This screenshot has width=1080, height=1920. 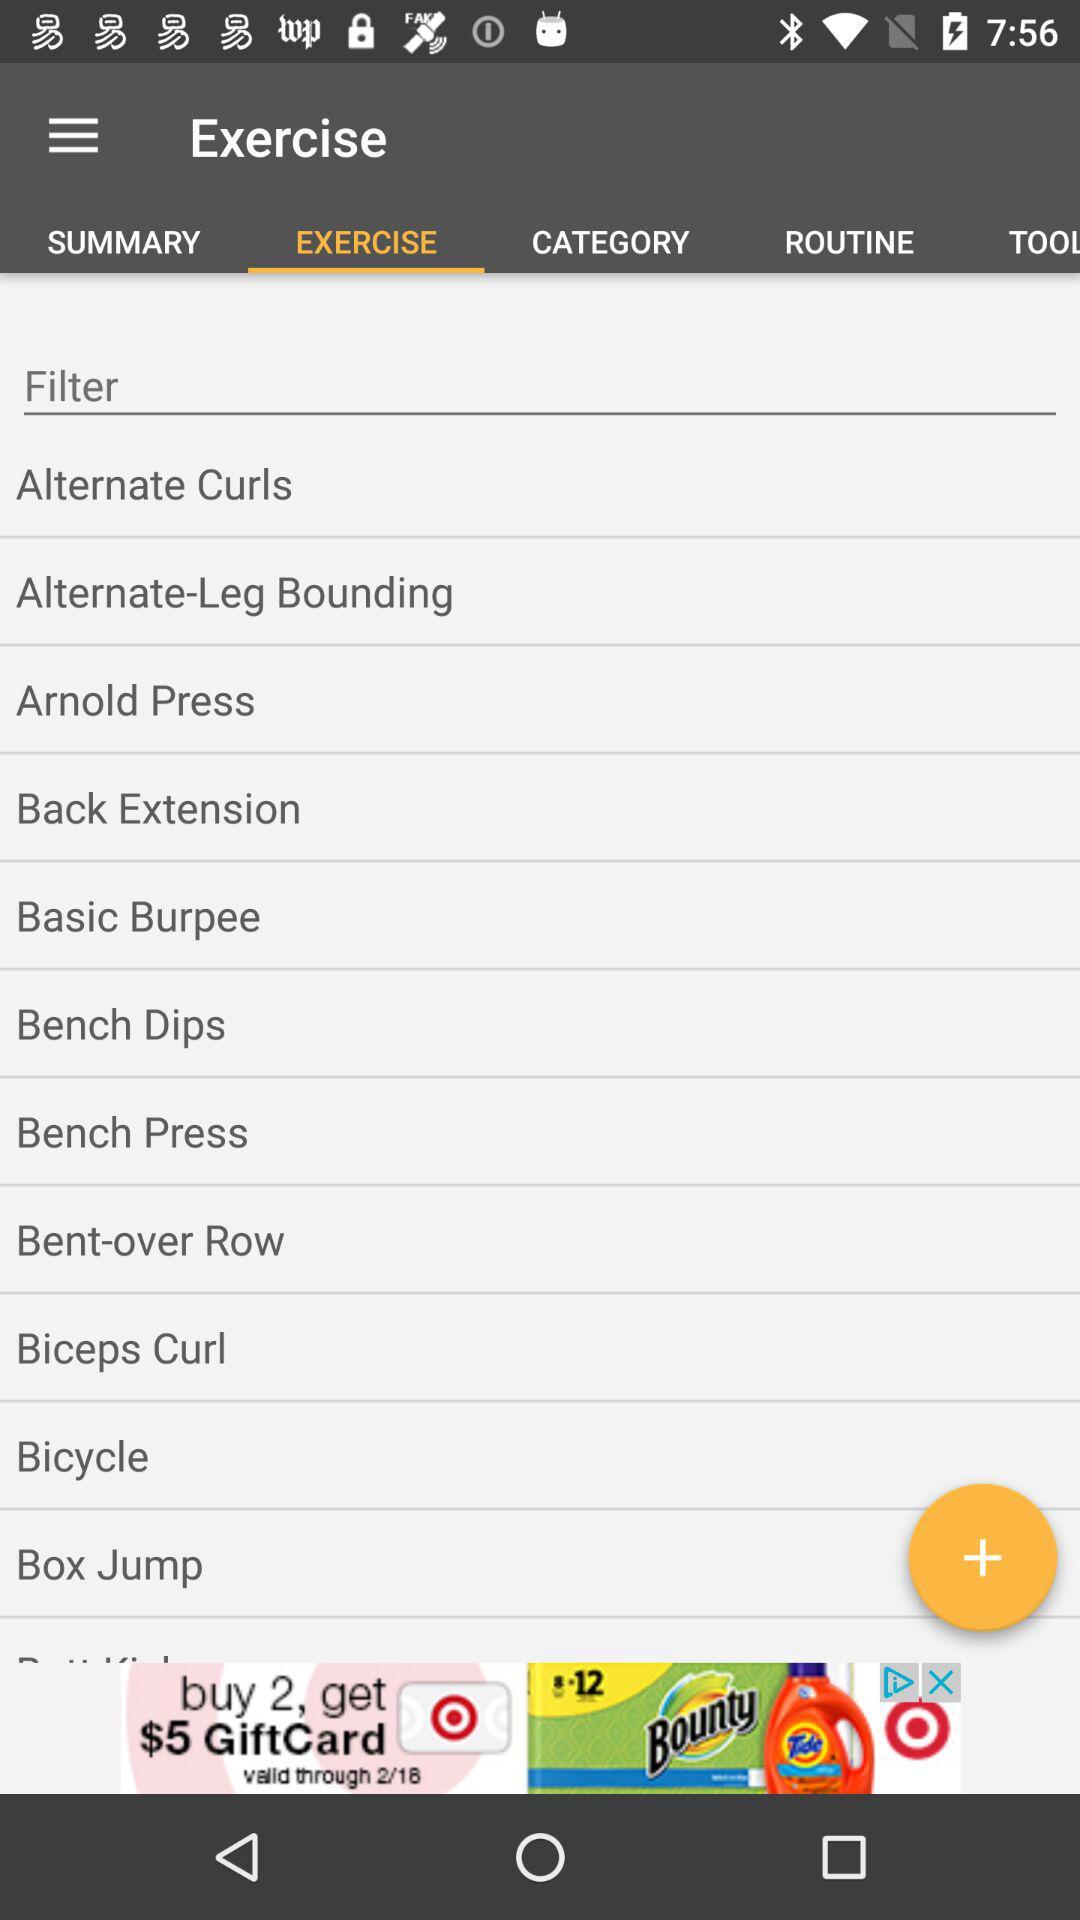 What do you see at coordinates (981, 1564) in the screenshot?
I see `the add icon` at bounding box center [981, 1564].